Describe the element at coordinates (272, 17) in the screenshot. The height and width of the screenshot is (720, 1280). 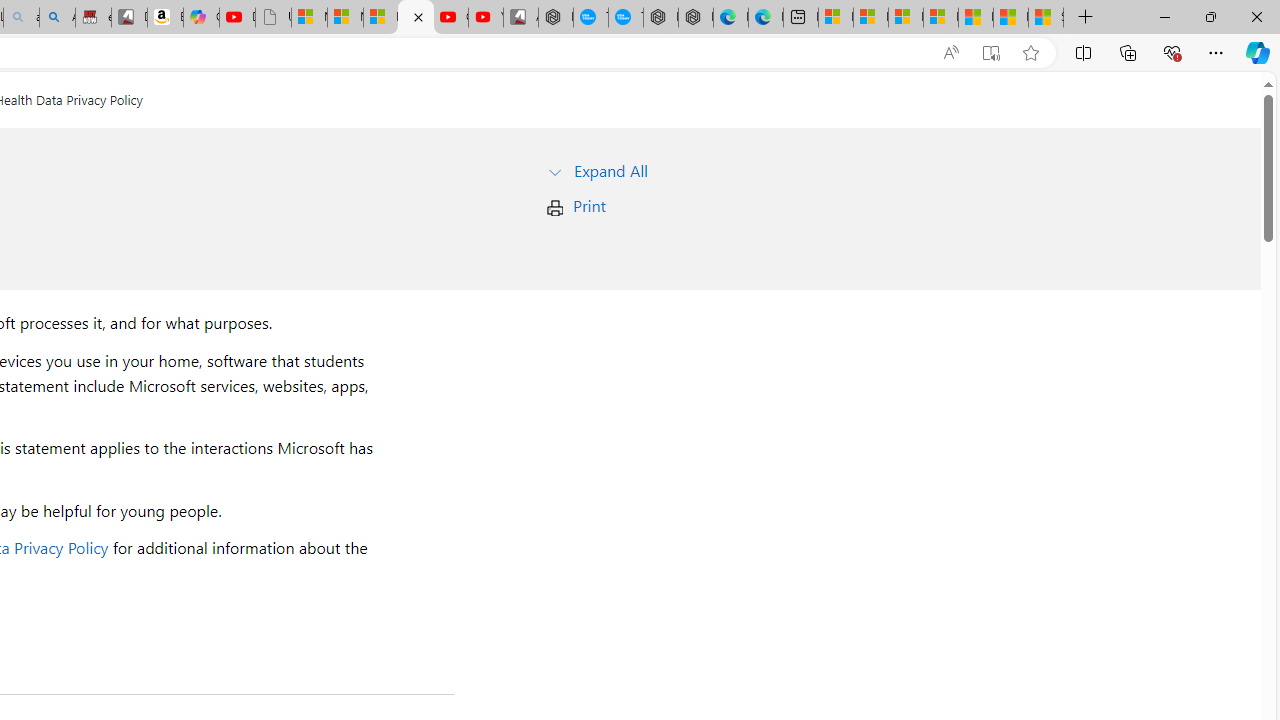
I see `'Untitled'` at that location.